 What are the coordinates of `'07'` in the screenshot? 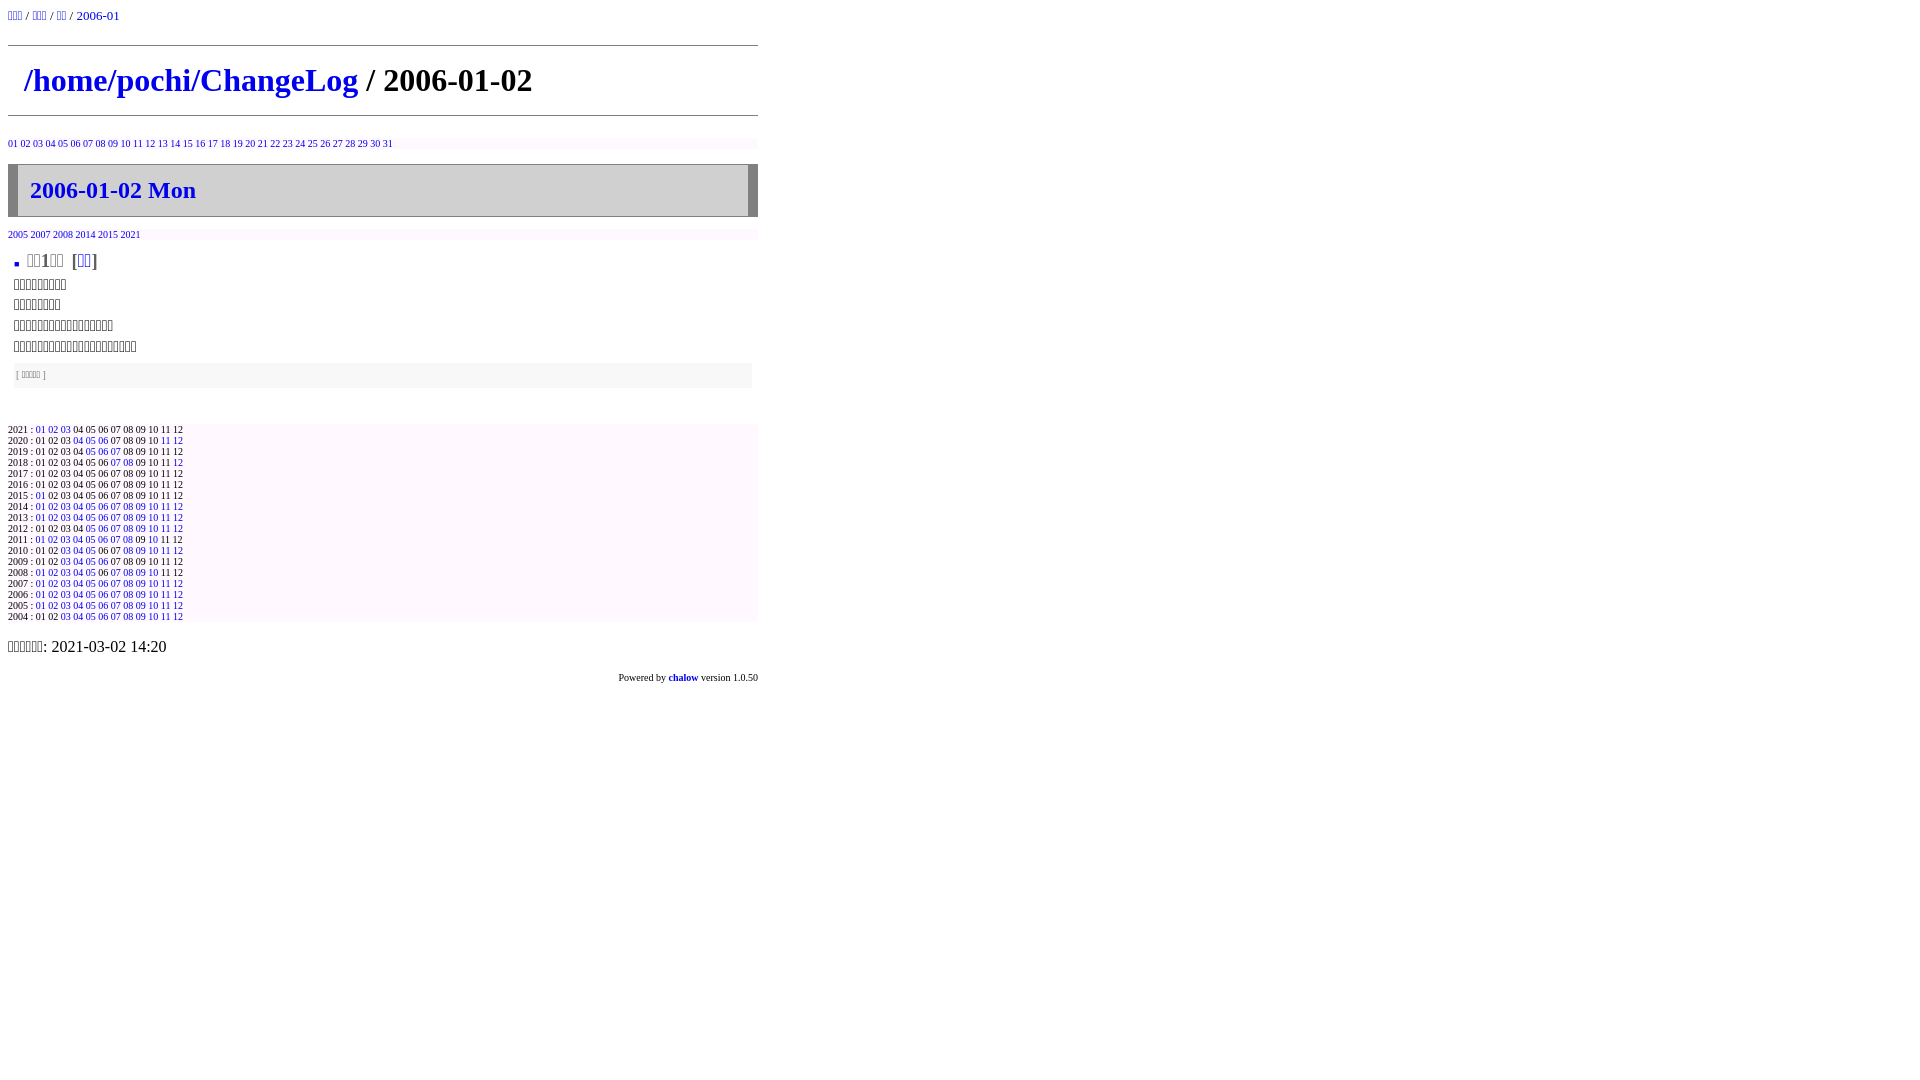 It's located at (114, 538).